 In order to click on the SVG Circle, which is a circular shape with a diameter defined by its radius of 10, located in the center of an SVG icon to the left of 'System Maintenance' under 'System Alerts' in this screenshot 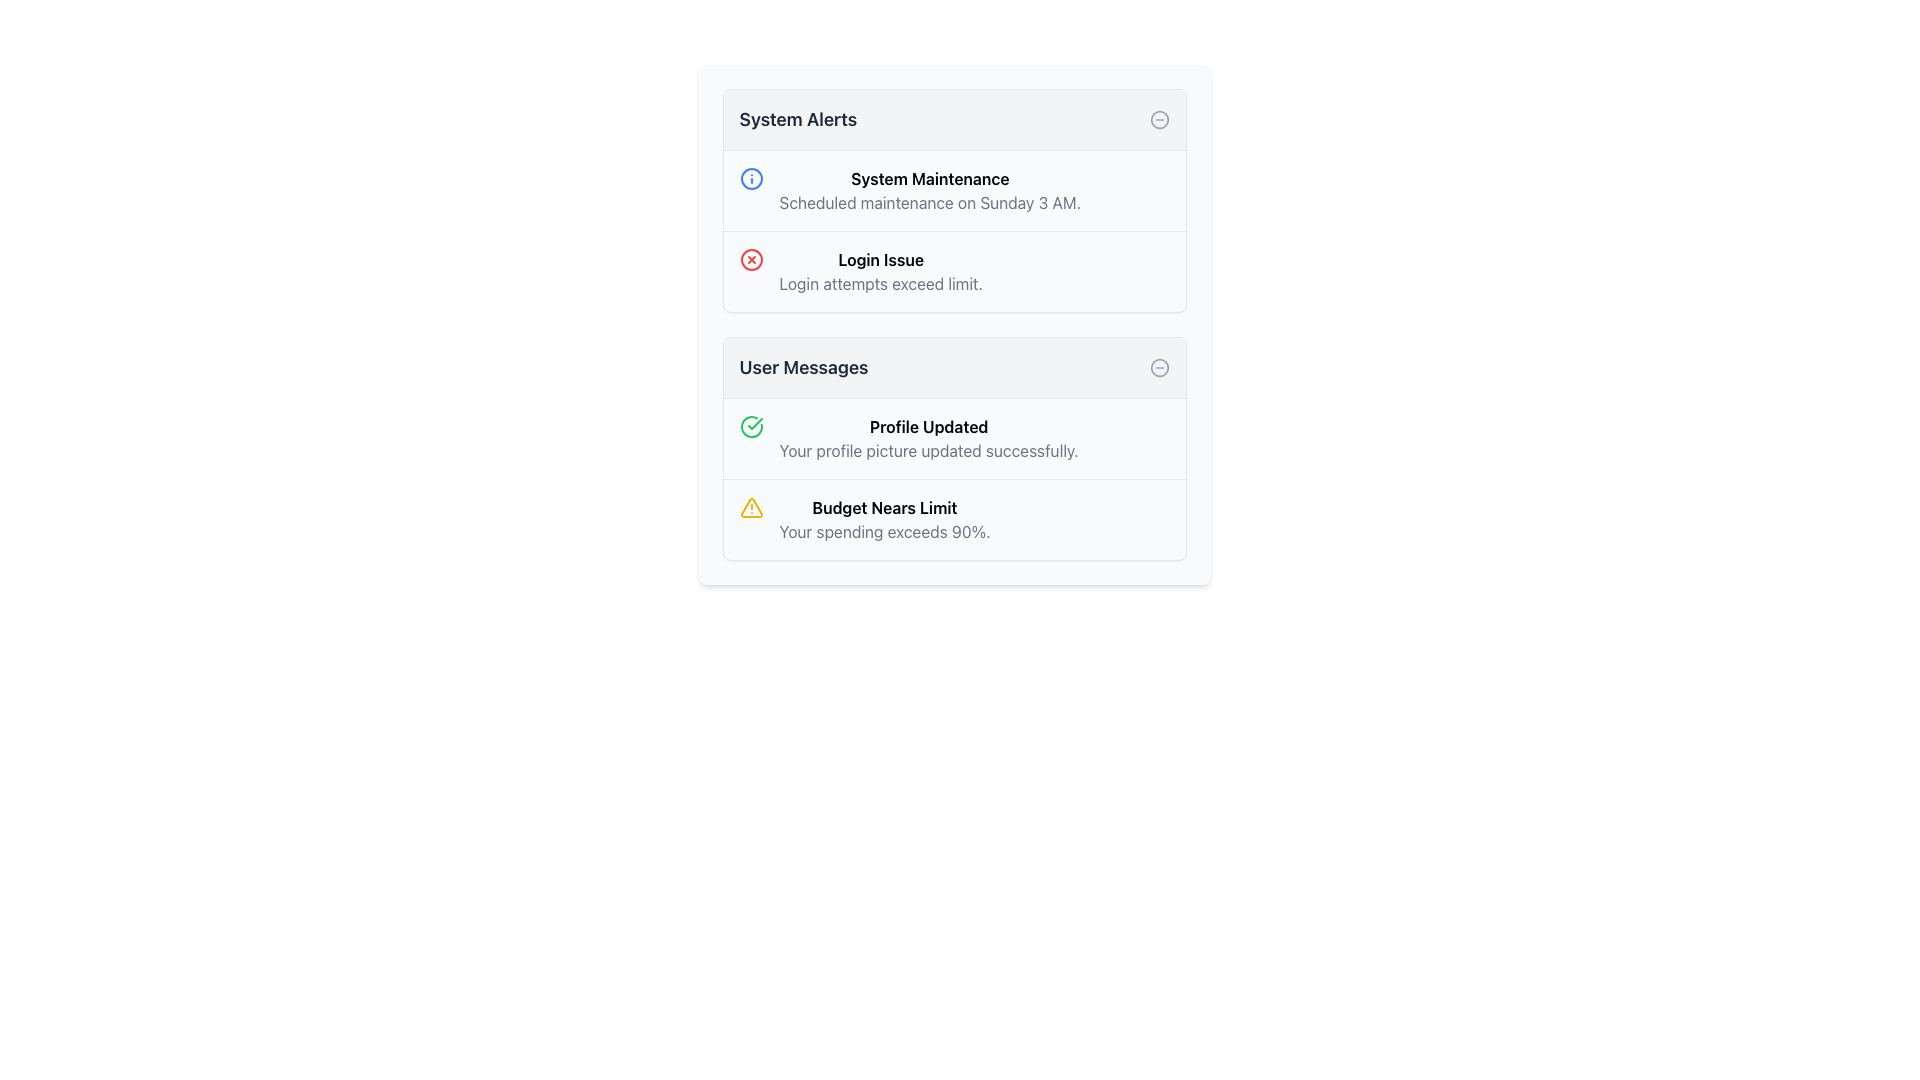, I will do `click(750, 177)`.